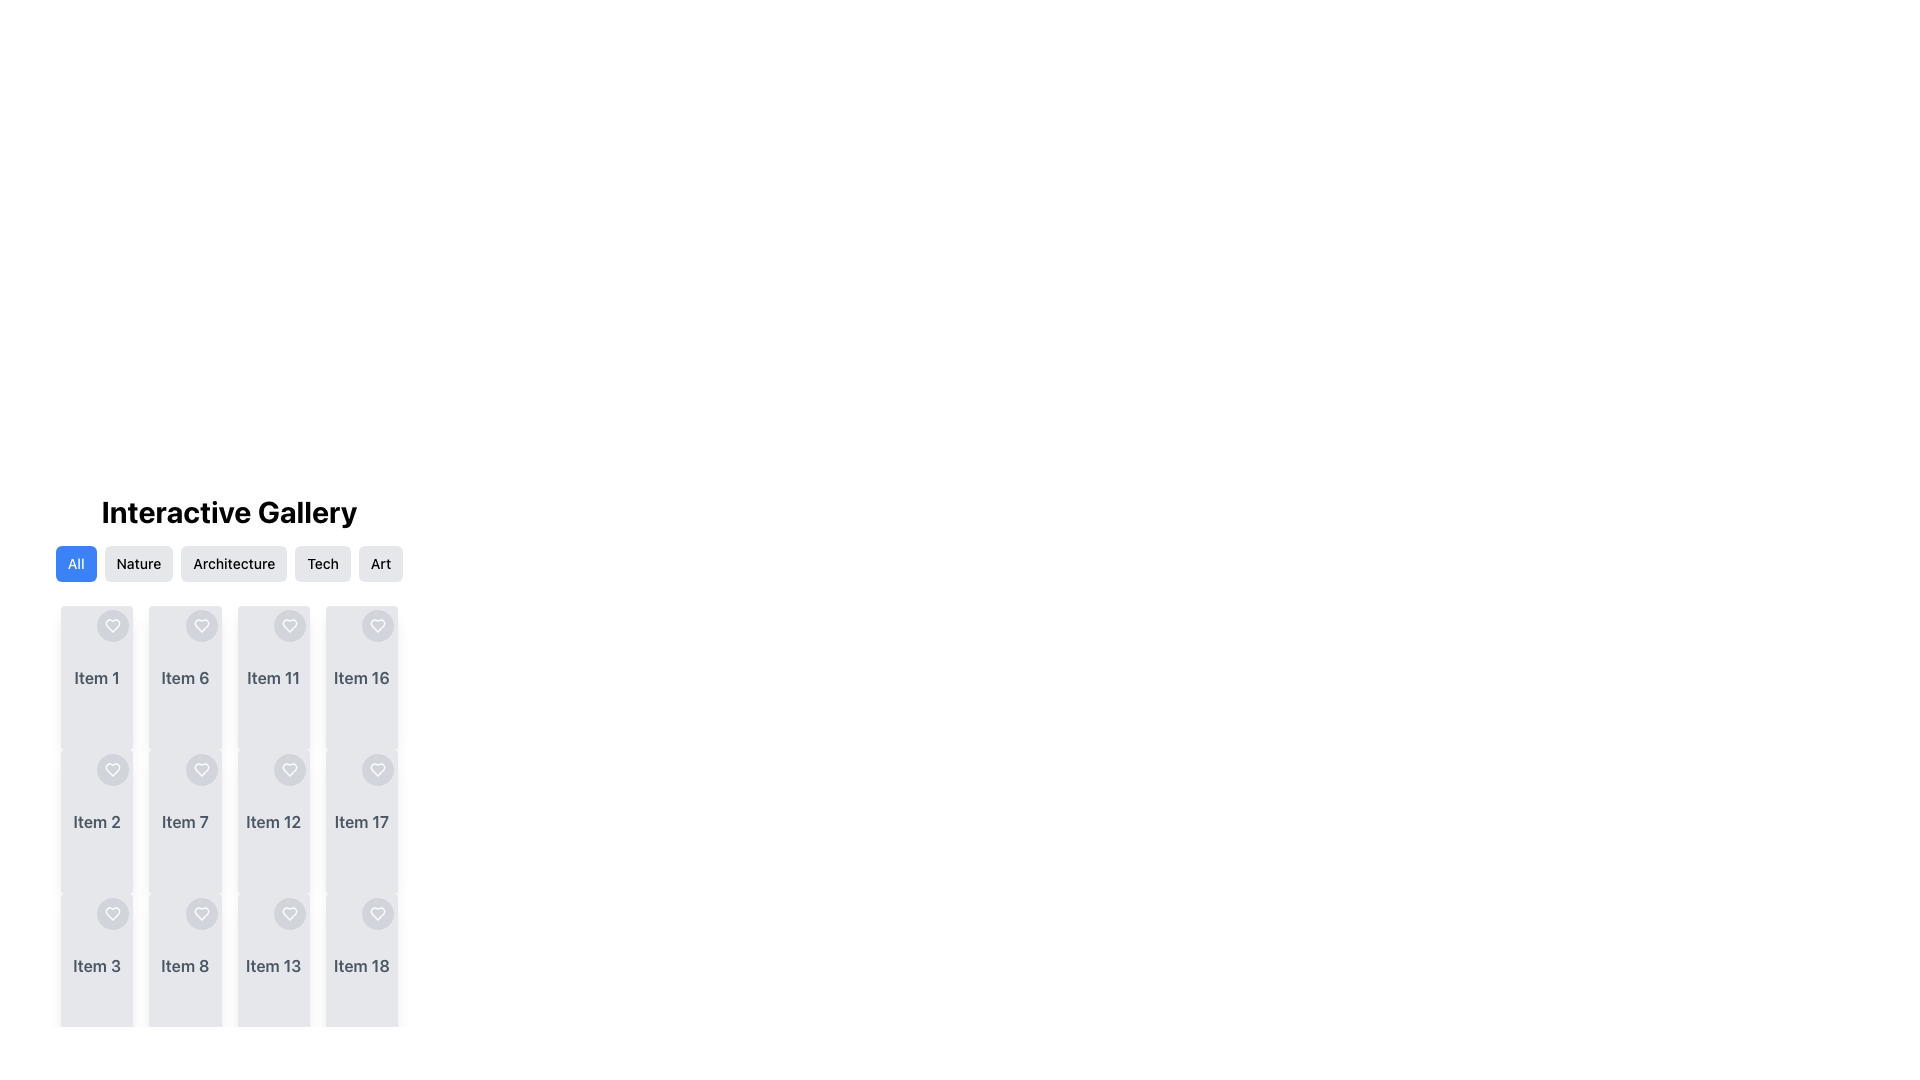  I want to click on the heart-shaped icon in the twelfth grid item to mark the item as liked, so click(288, 769).